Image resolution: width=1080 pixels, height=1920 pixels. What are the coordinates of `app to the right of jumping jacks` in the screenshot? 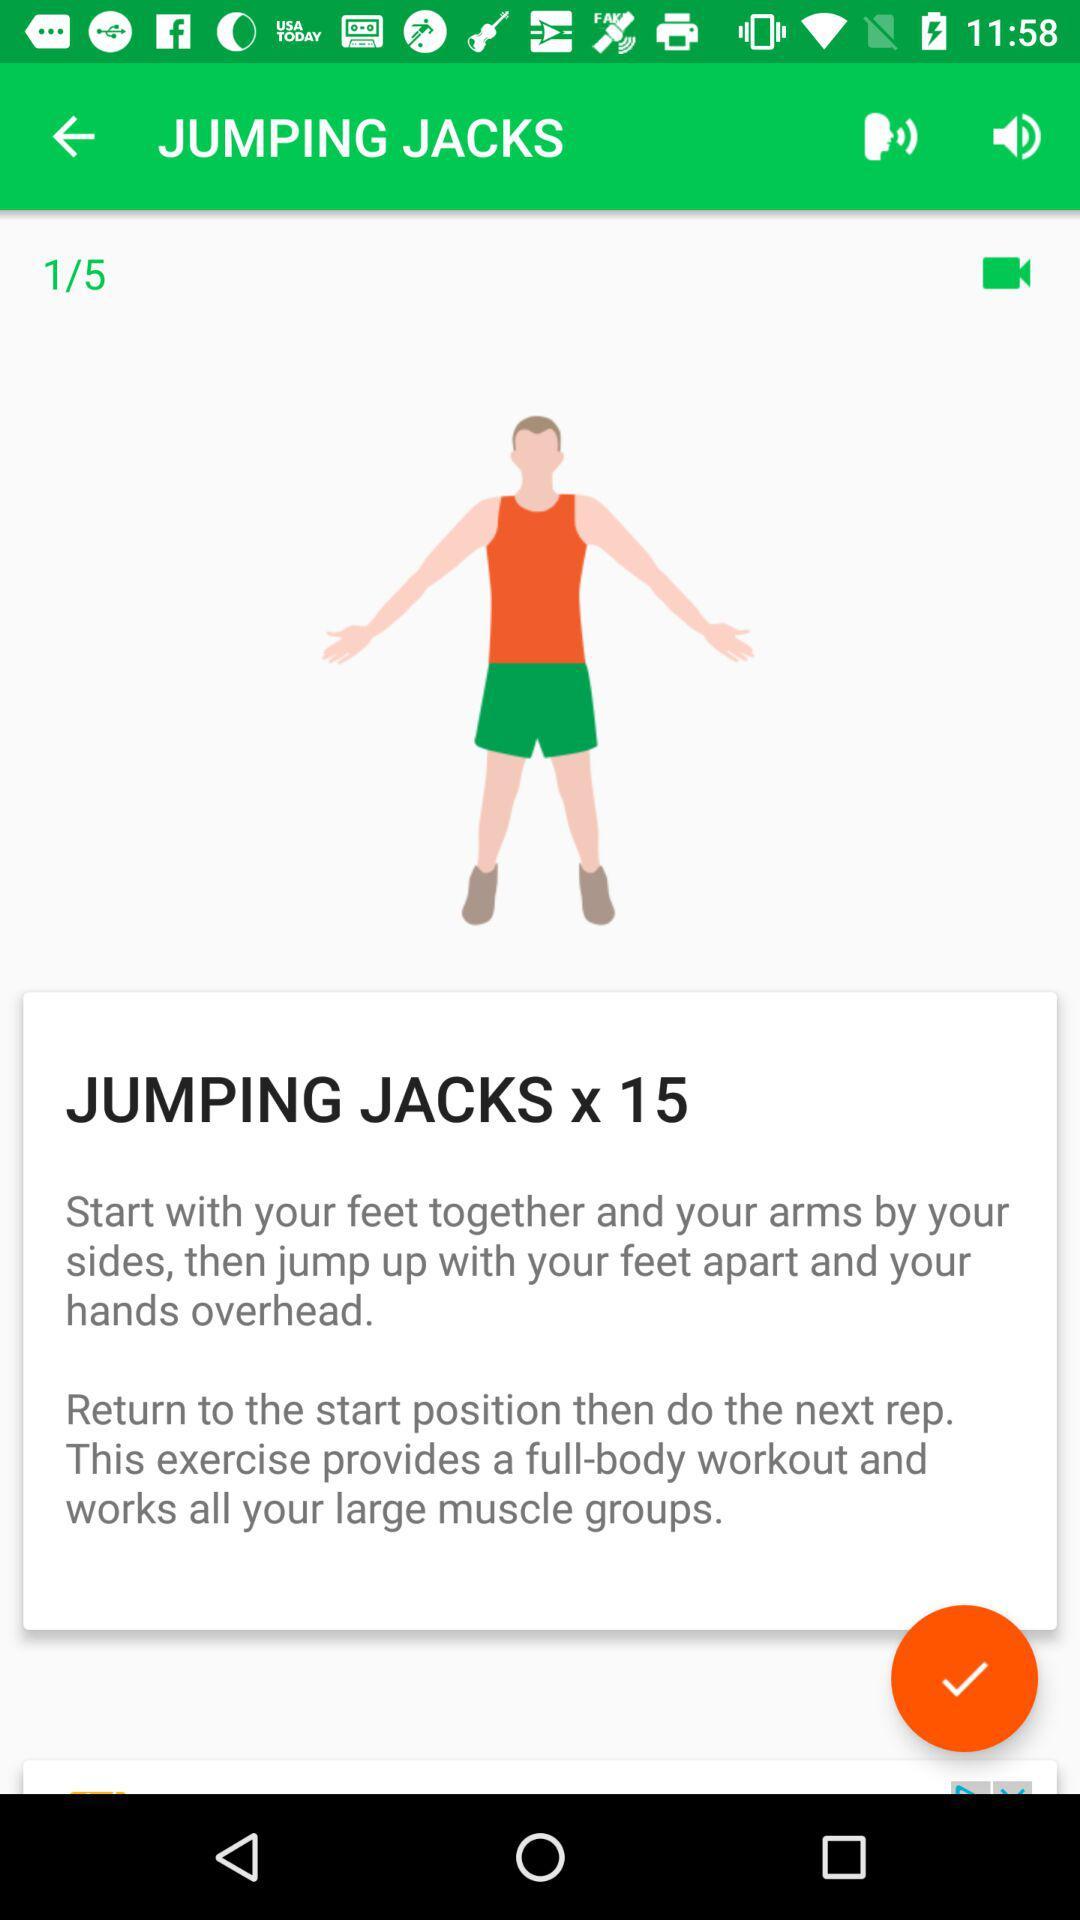 It's located at (890, 135).